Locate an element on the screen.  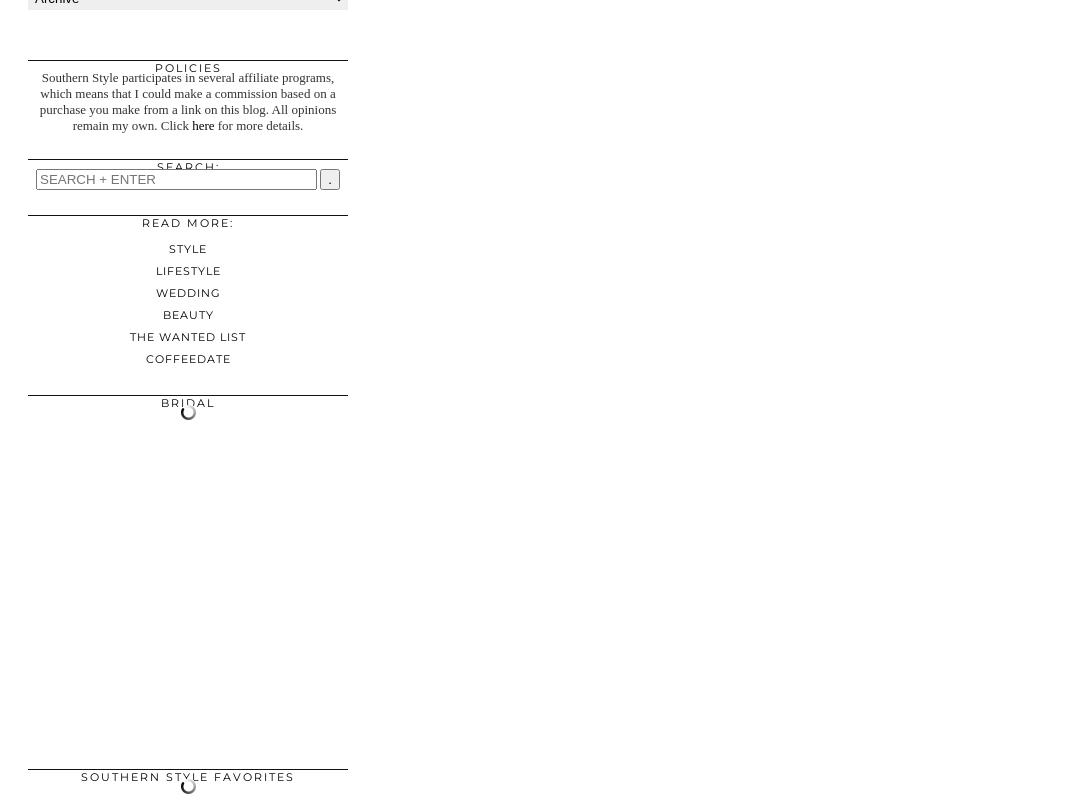
'style' is located at coordinates (187, 248).